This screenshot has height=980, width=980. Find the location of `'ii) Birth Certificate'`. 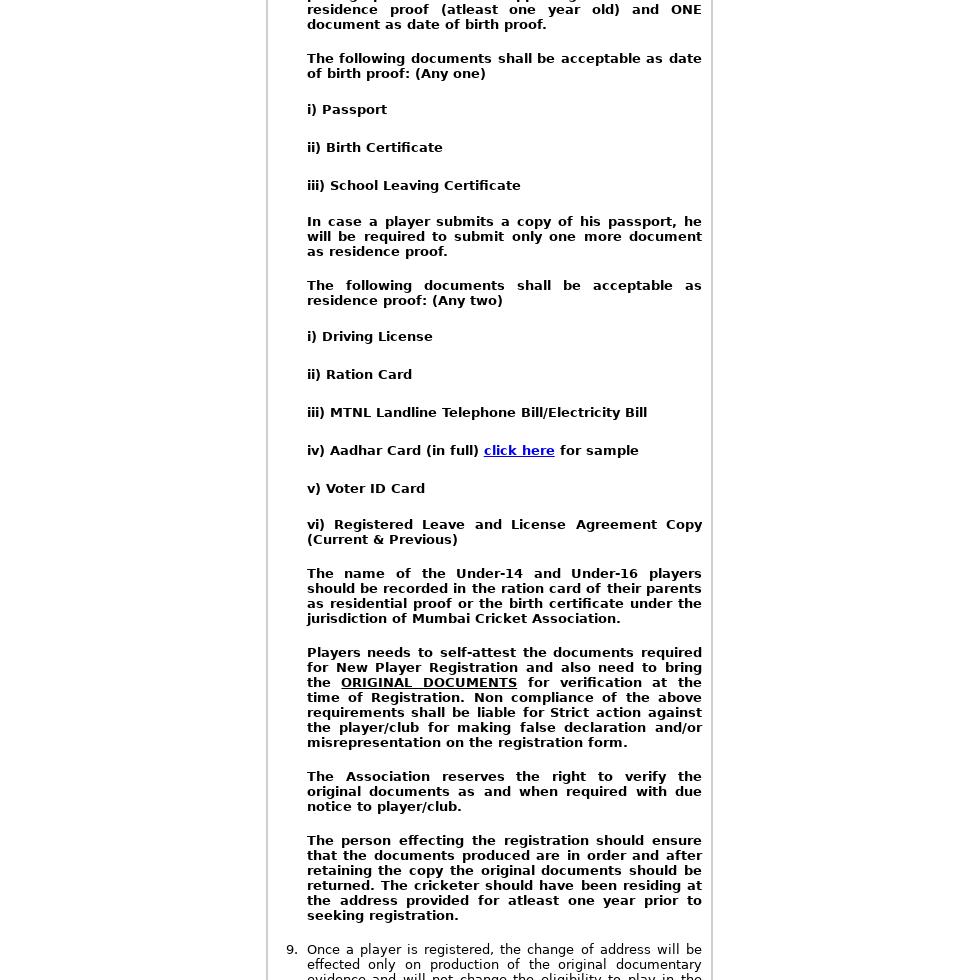

'ii) Birth Certificate' is located at coordinates (373, 147).